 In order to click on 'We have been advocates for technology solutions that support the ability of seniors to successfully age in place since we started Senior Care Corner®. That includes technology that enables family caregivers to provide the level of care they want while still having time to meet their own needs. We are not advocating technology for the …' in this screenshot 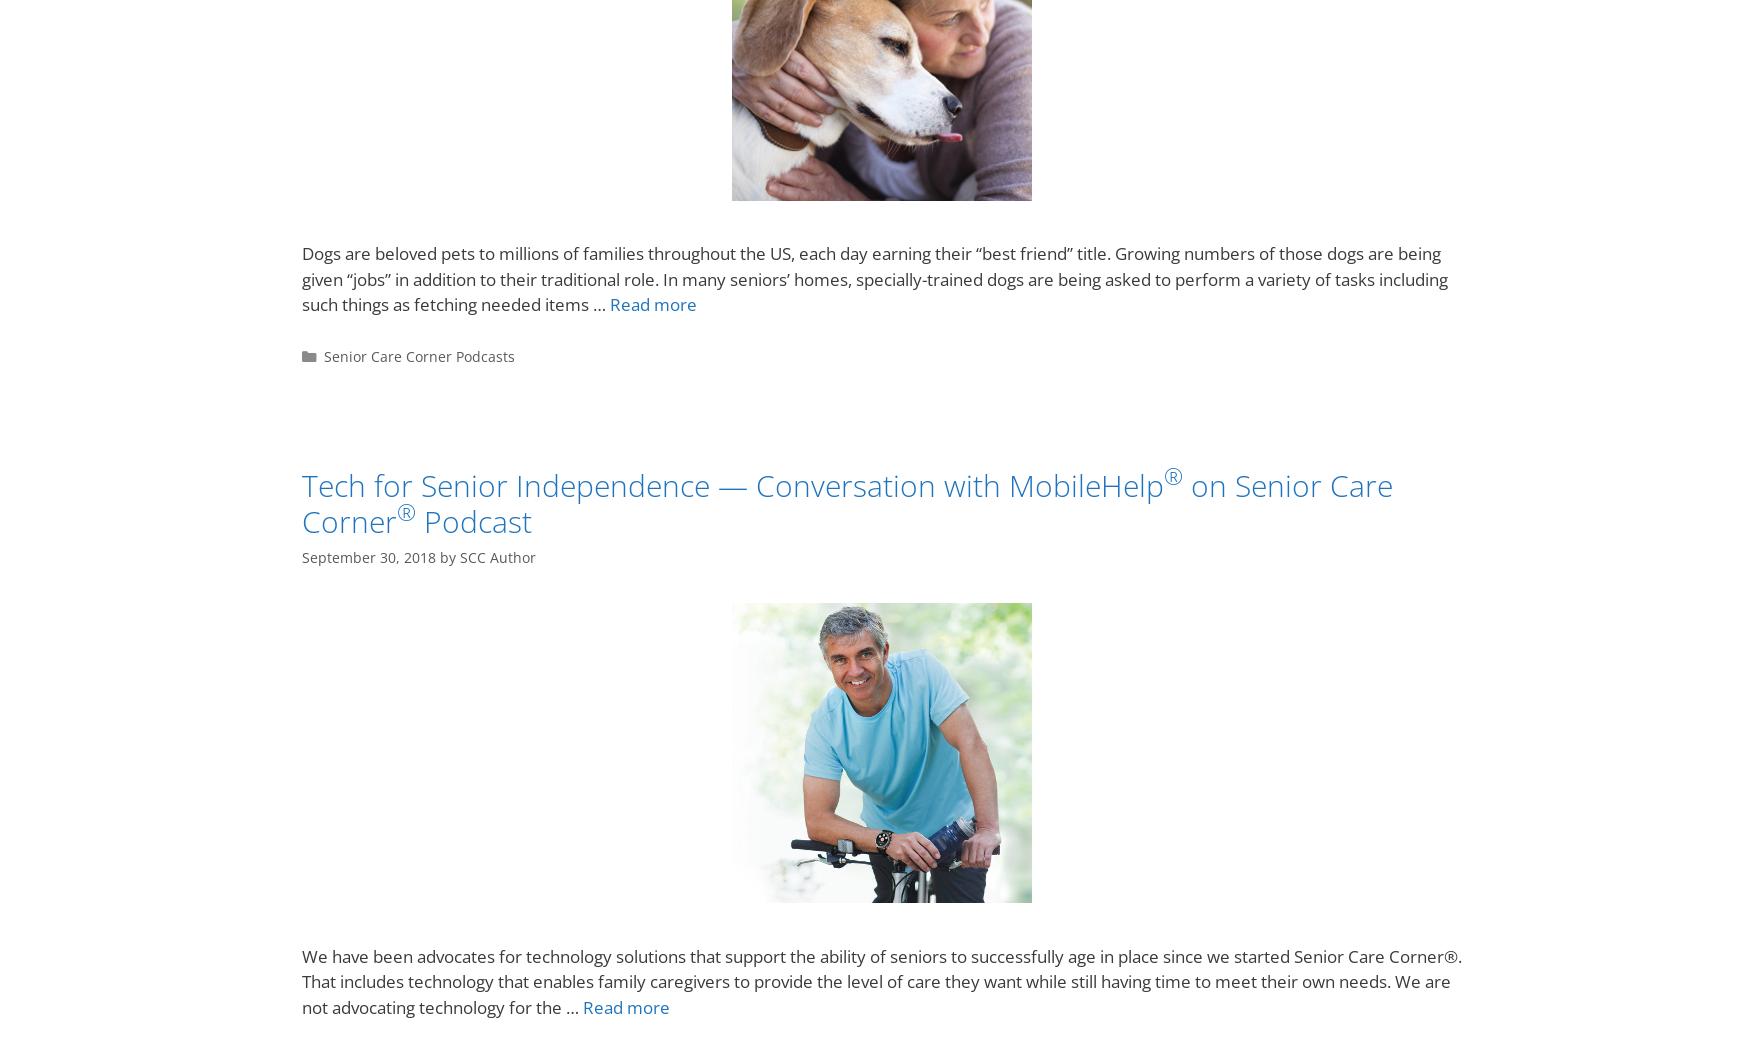, I will do `click(882, 981)`.